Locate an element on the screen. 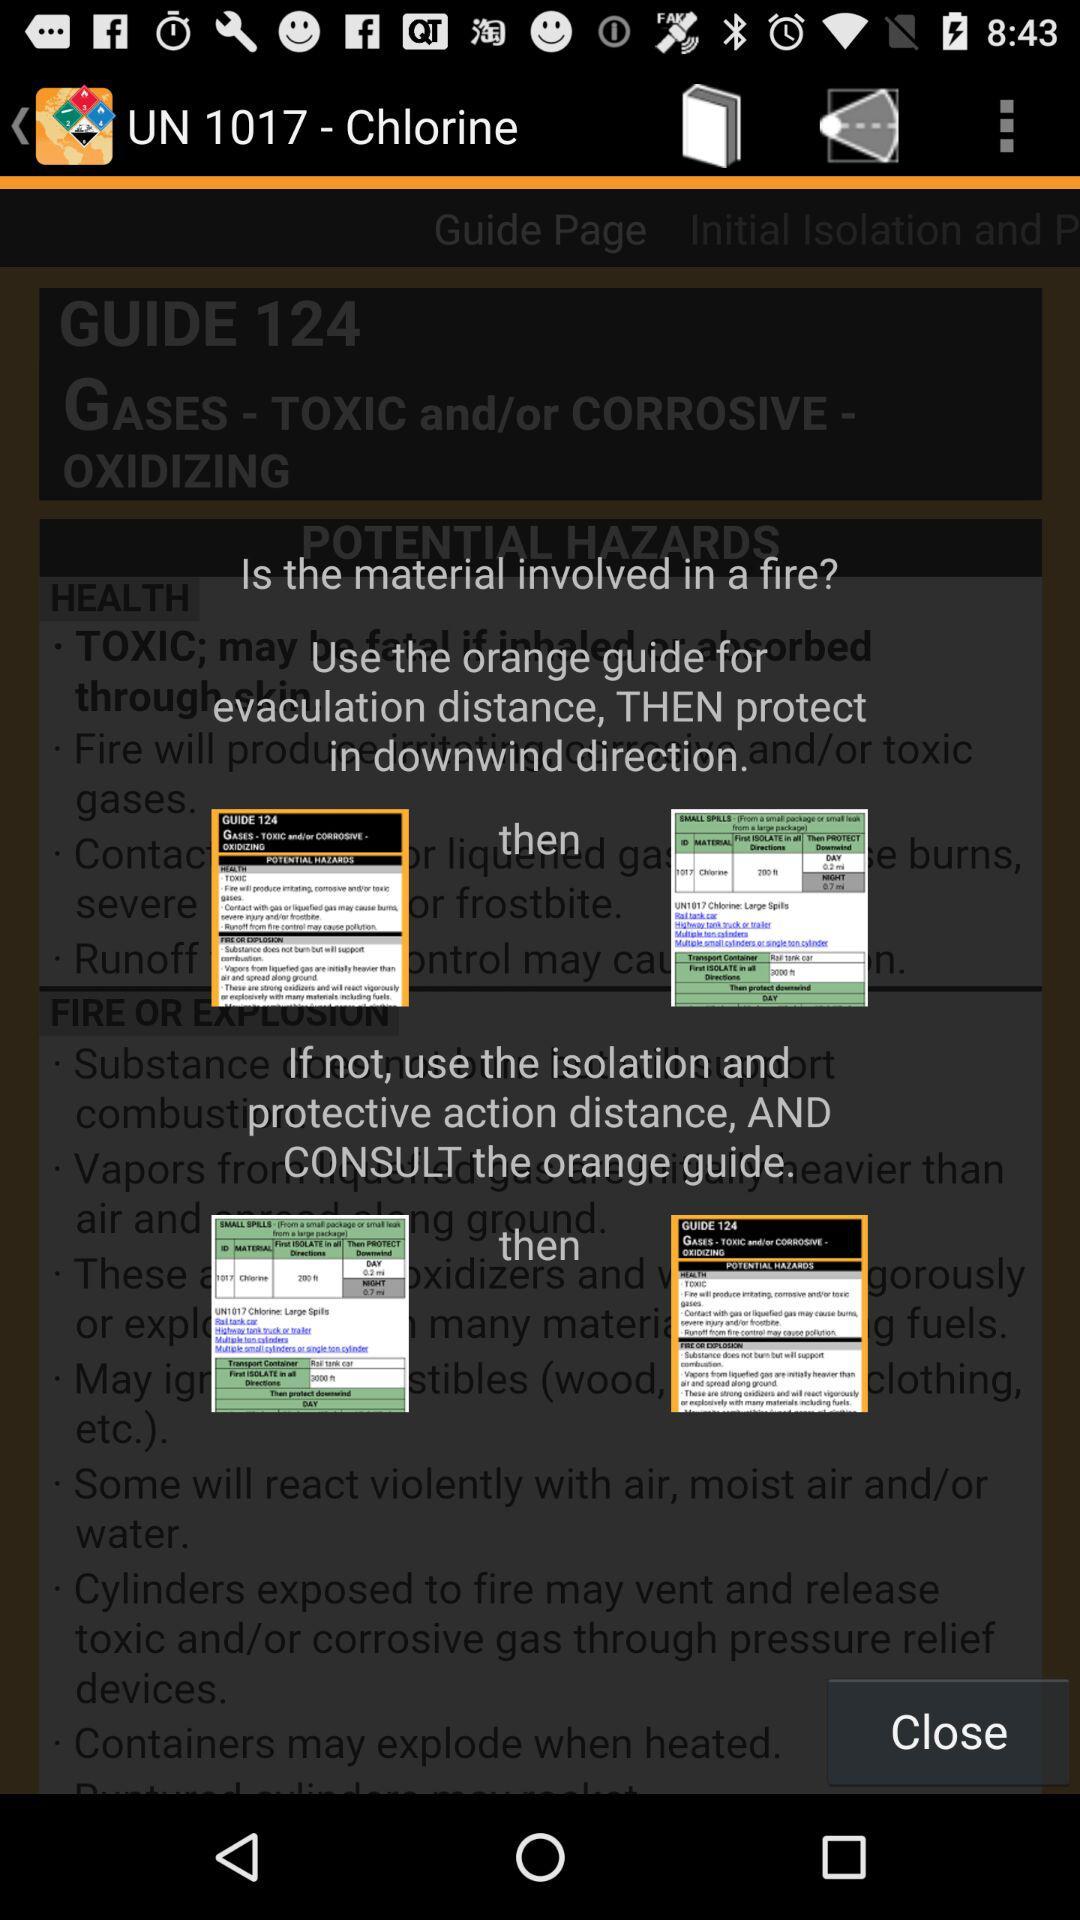 The image size is (1080, 1920). icon next to un 1017 - chlorine is located at coordinates (711, 124).